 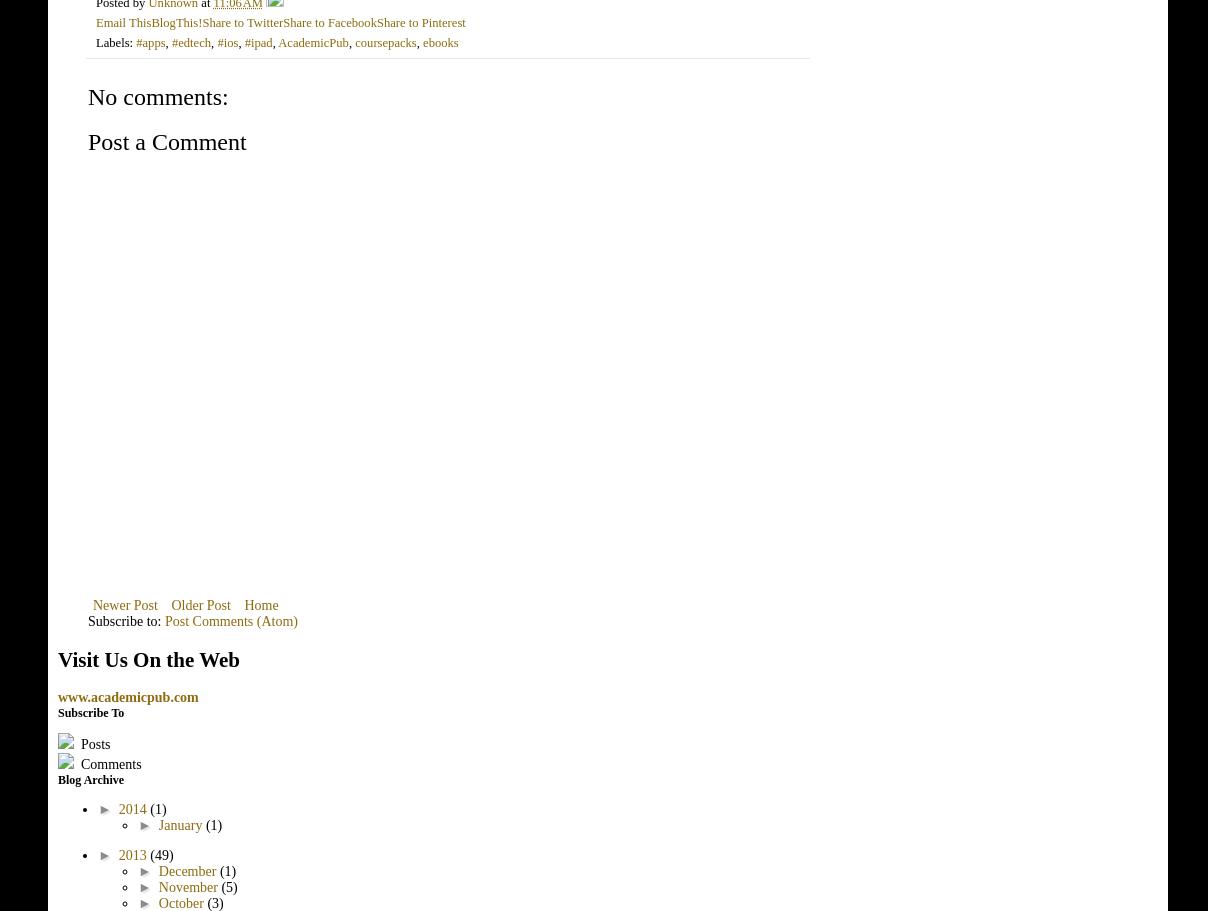 What do you see at coordinates (419, 21) in the screenshot?
I see `'Share to Pinterest'` at bounding box center [419, 21].